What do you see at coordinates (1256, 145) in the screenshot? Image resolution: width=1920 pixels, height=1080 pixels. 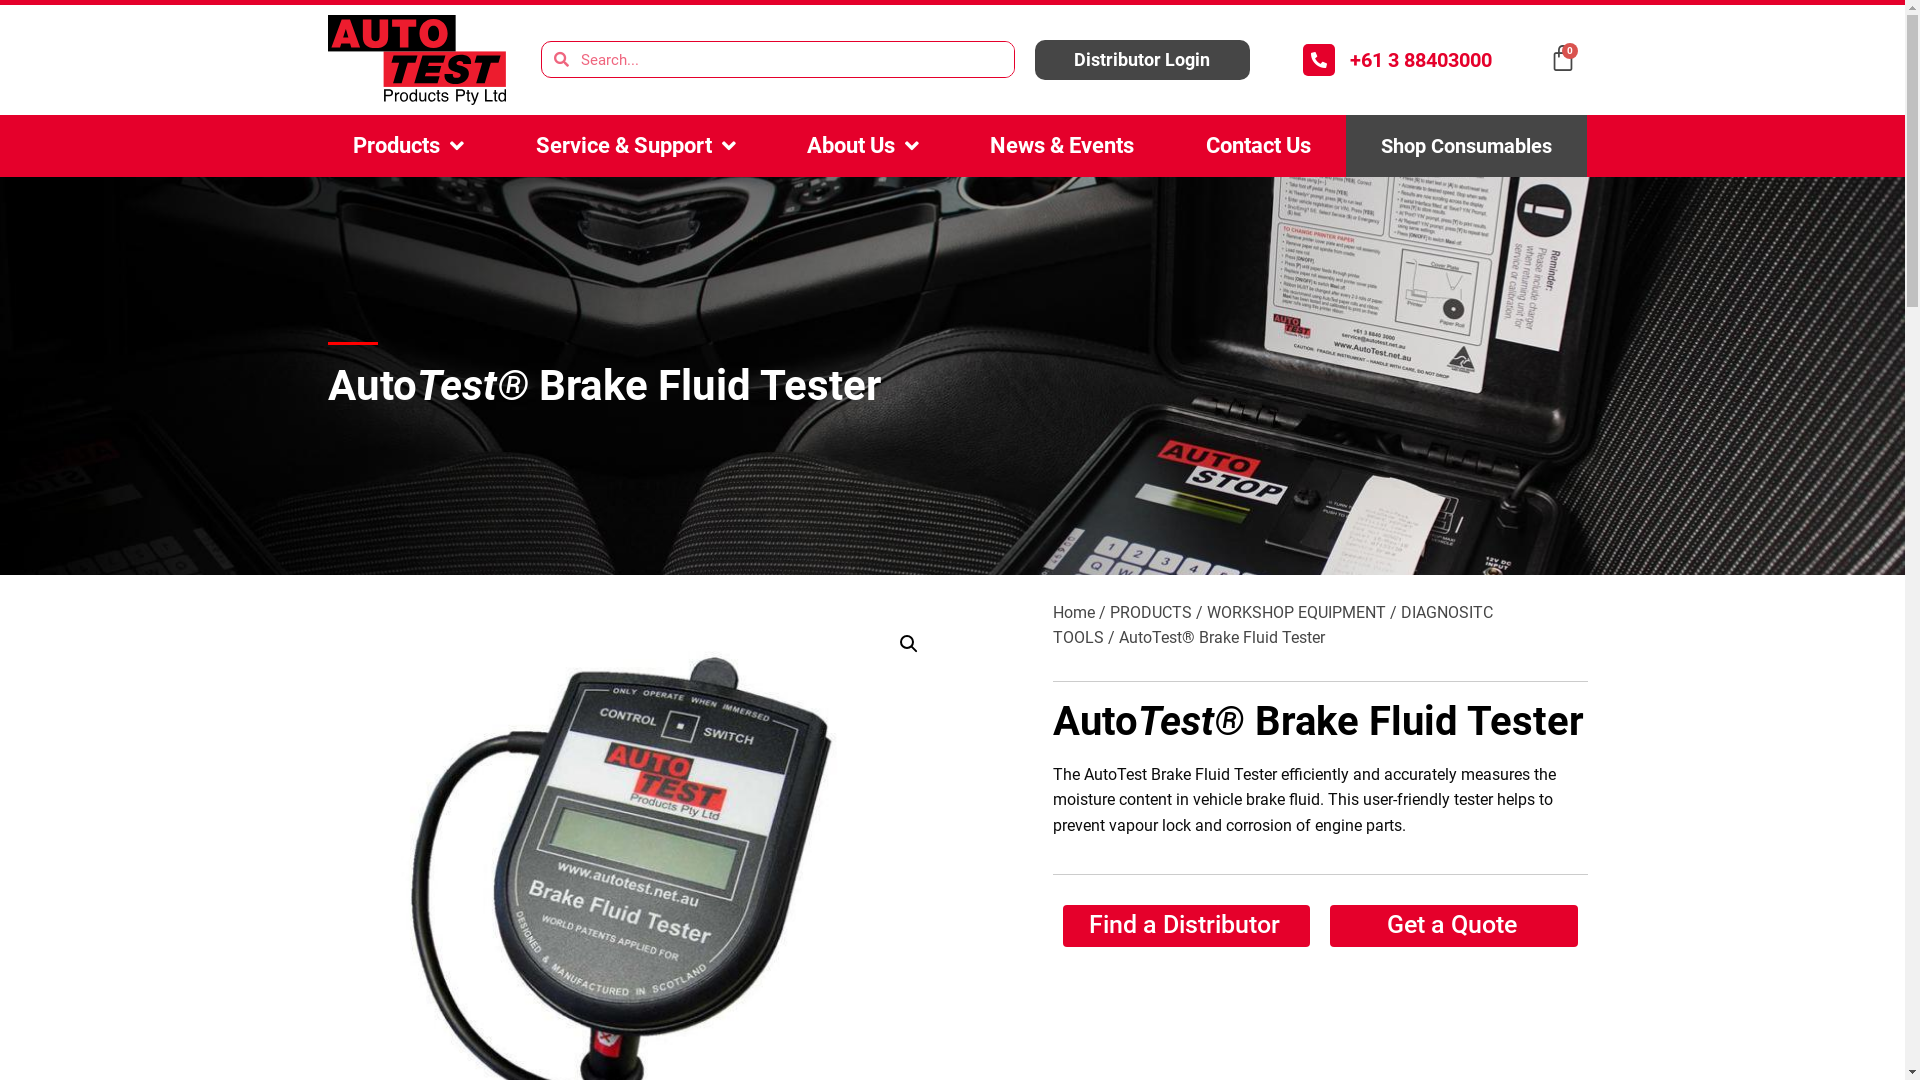 I see `'Contact Us'` at bounding box center [1256, 145].